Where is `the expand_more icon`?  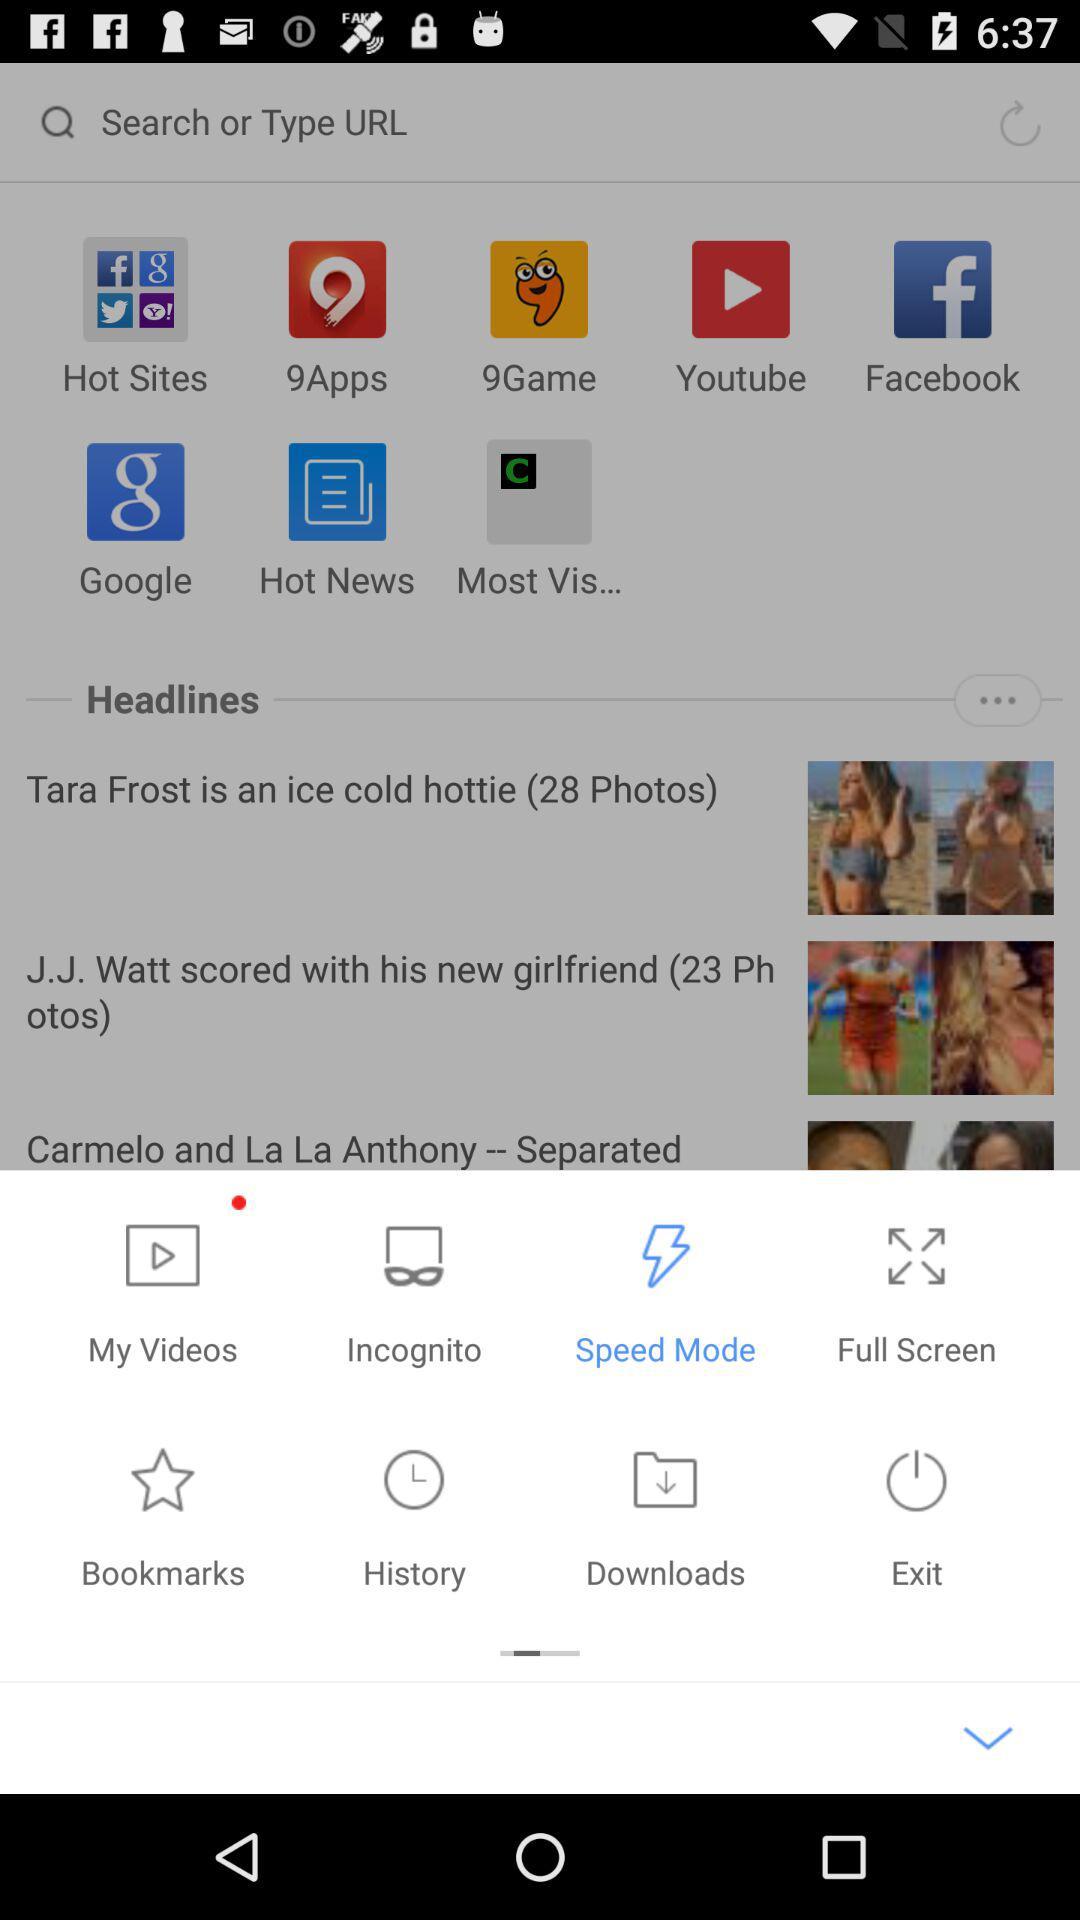 the expand_more icon is located at coordinates (987, 1859).